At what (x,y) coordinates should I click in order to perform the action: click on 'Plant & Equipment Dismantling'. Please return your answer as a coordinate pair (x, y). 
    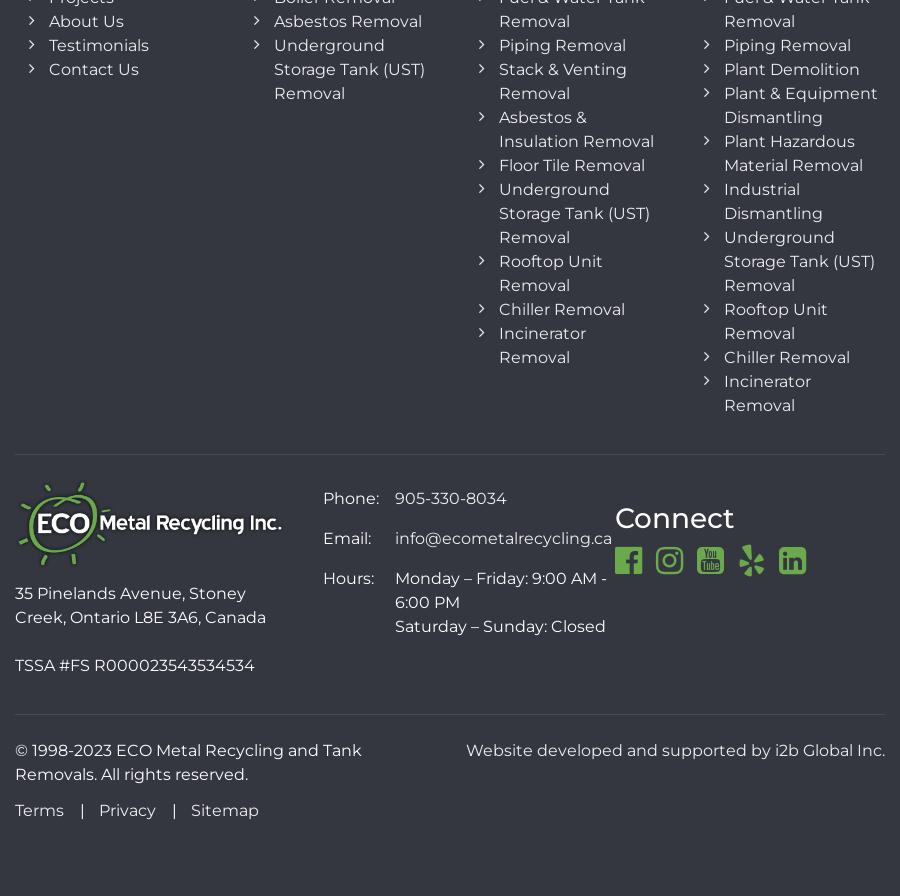
    Looking at the image, I should click on (801, 104).